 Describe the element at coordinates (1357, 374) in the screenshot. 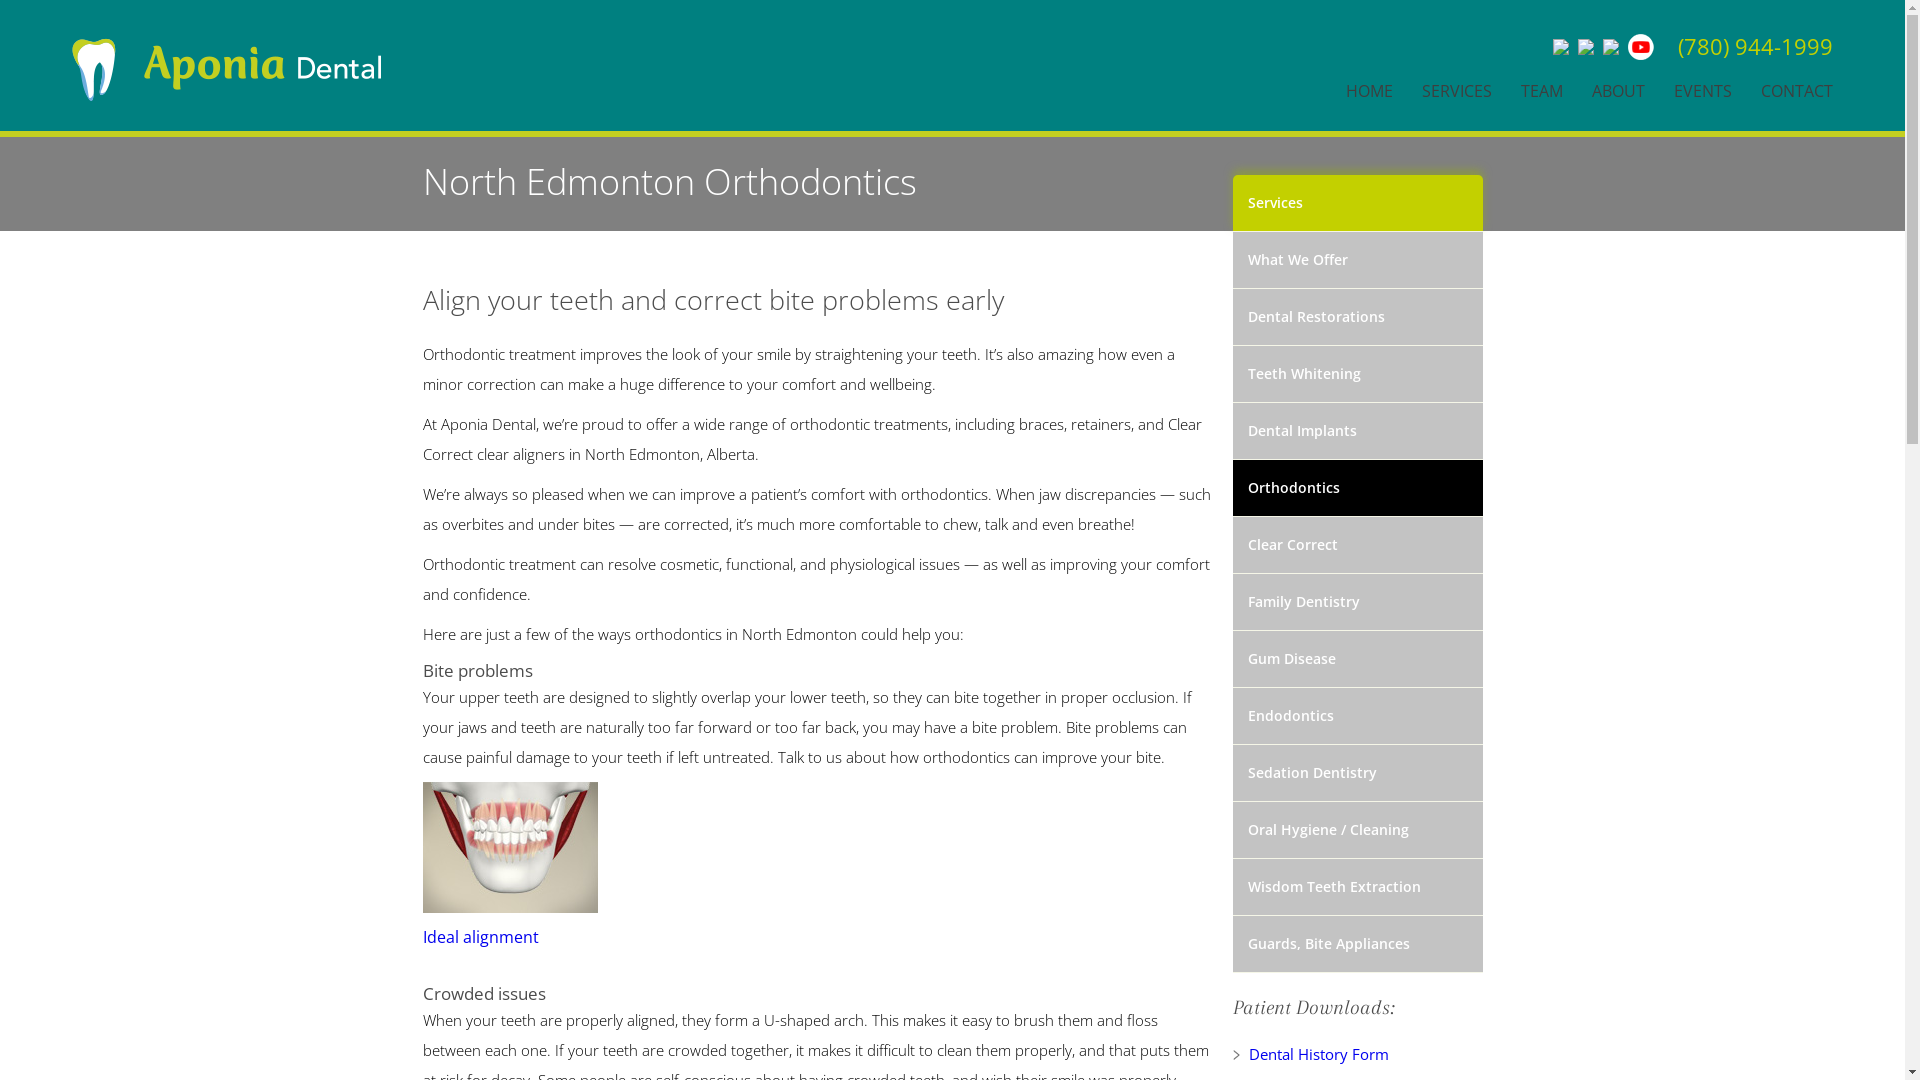

I see `'Teeth Whitening'` at that location.